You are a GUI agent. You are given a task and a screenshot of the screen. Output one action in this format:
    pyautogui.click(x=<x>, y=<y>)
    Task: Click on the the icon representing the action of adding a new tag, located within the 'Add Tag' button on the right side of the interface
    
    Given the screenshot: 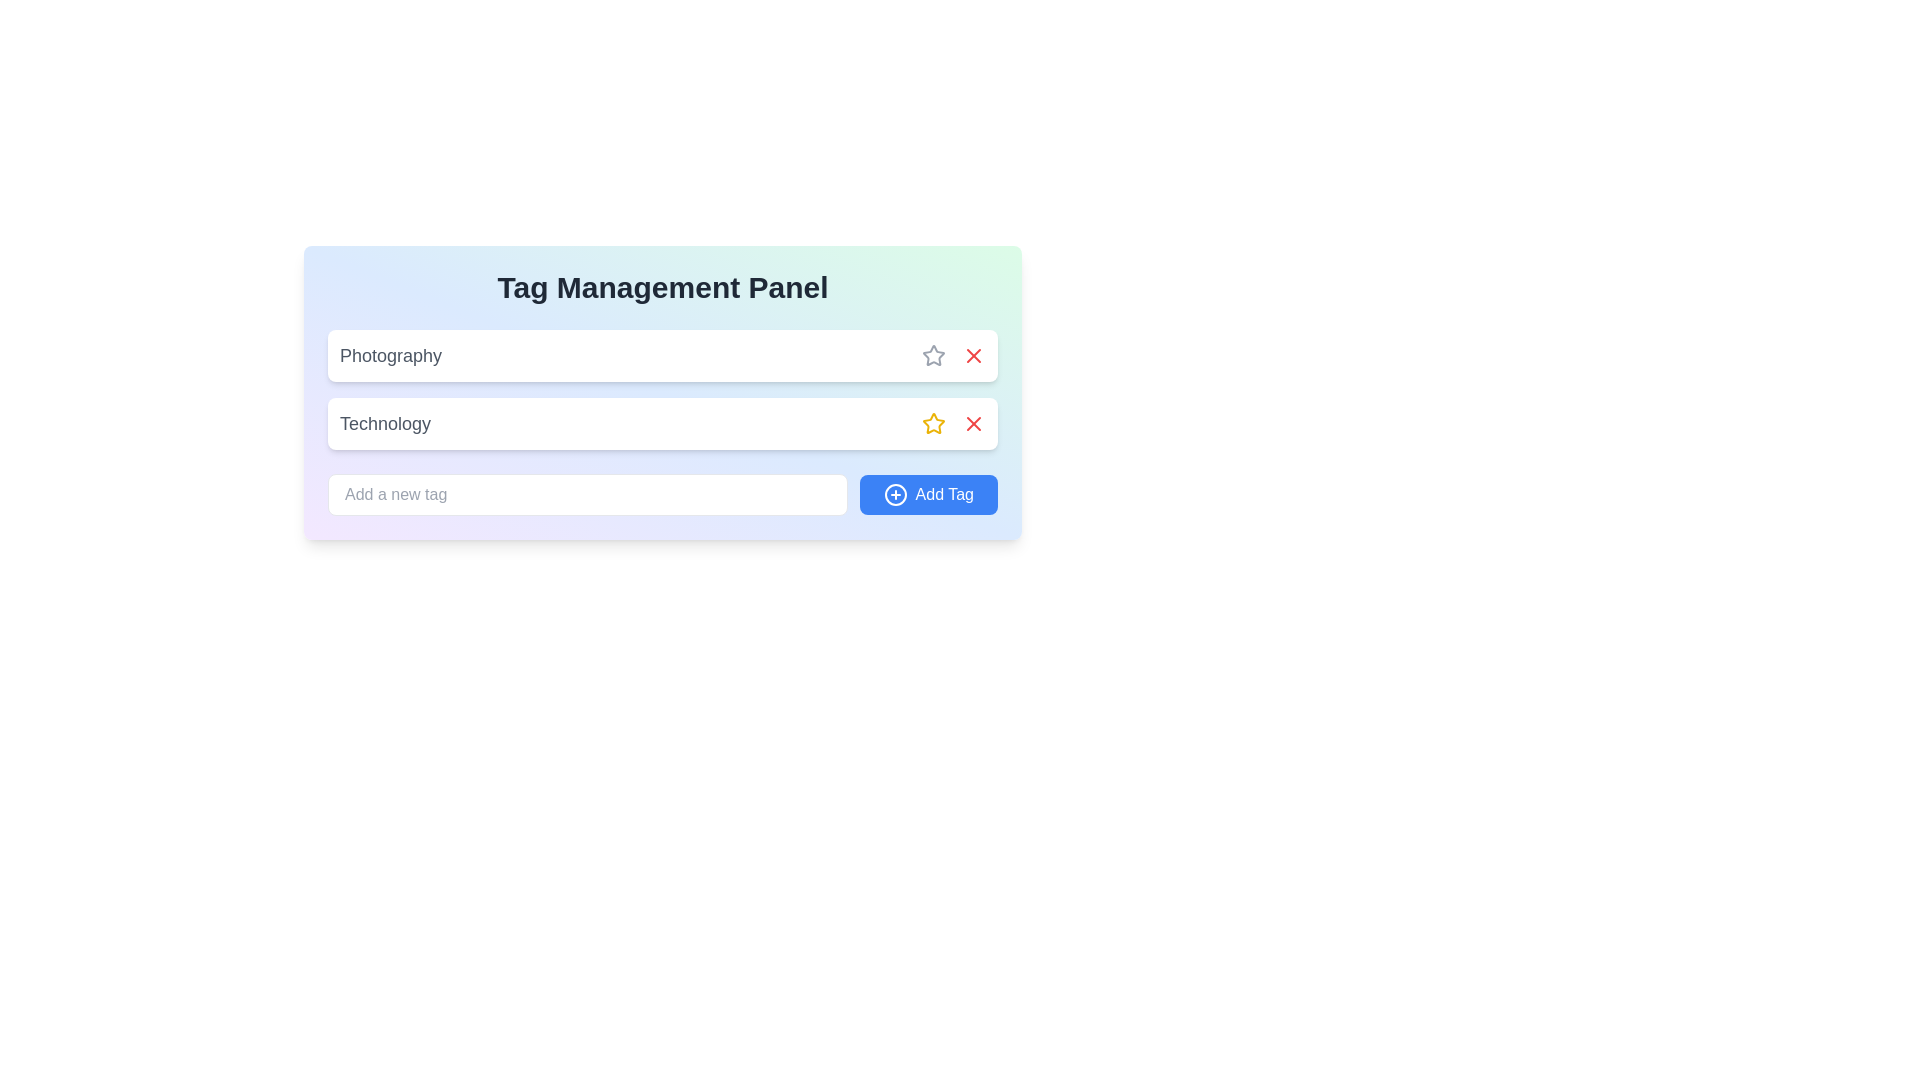 What is the action you would take?
    pyautogui.click(x=894, y=494)
    